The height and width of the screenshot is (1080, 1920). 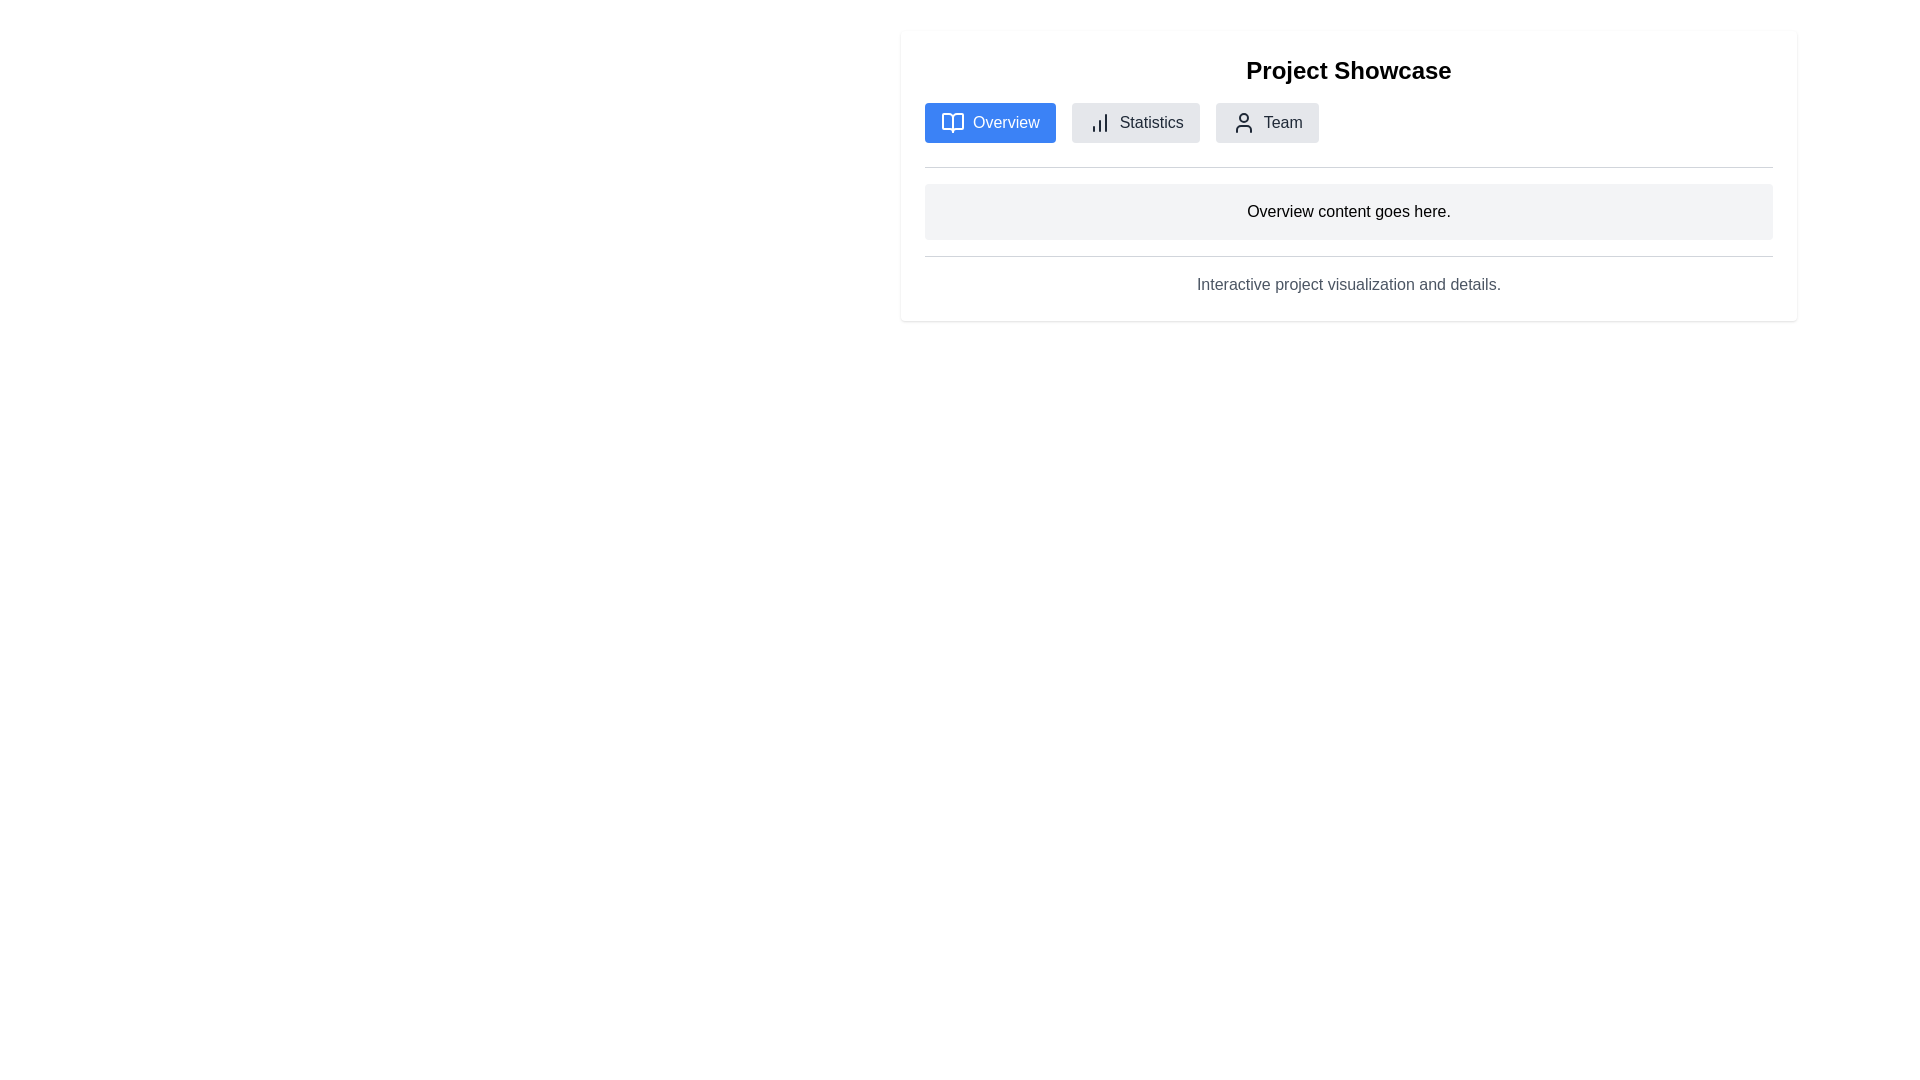 I want to click on the 'Team' icon located within the button labeled 'Team', which is positioned in the top section of the interface, adjacent to 'Overview' and 'Statistics', so click(x=1242, y=123).